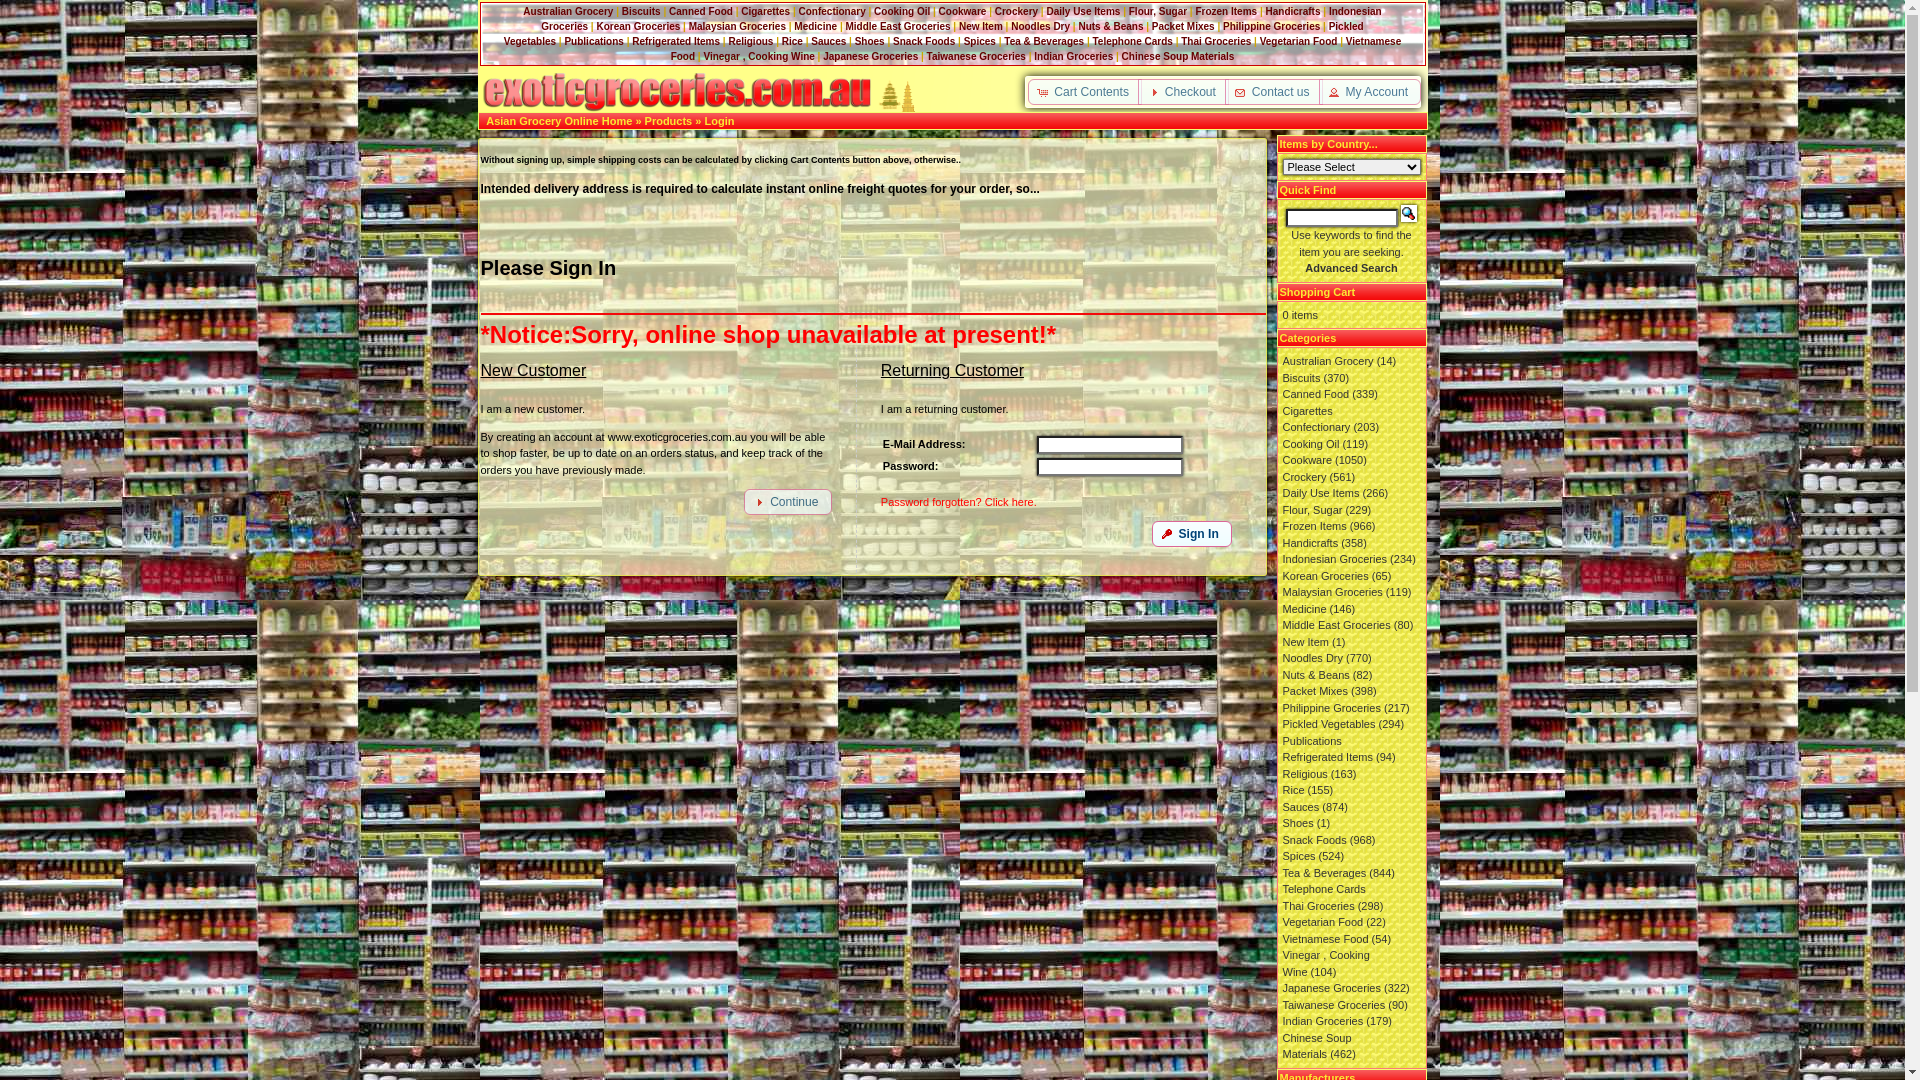 Image resolution: width=1920 pixels, height=1080 pixels. What do you see at coordinates (749, 41) in the screenshot?
I see `'Religious'` at bounding box center [749, 41].